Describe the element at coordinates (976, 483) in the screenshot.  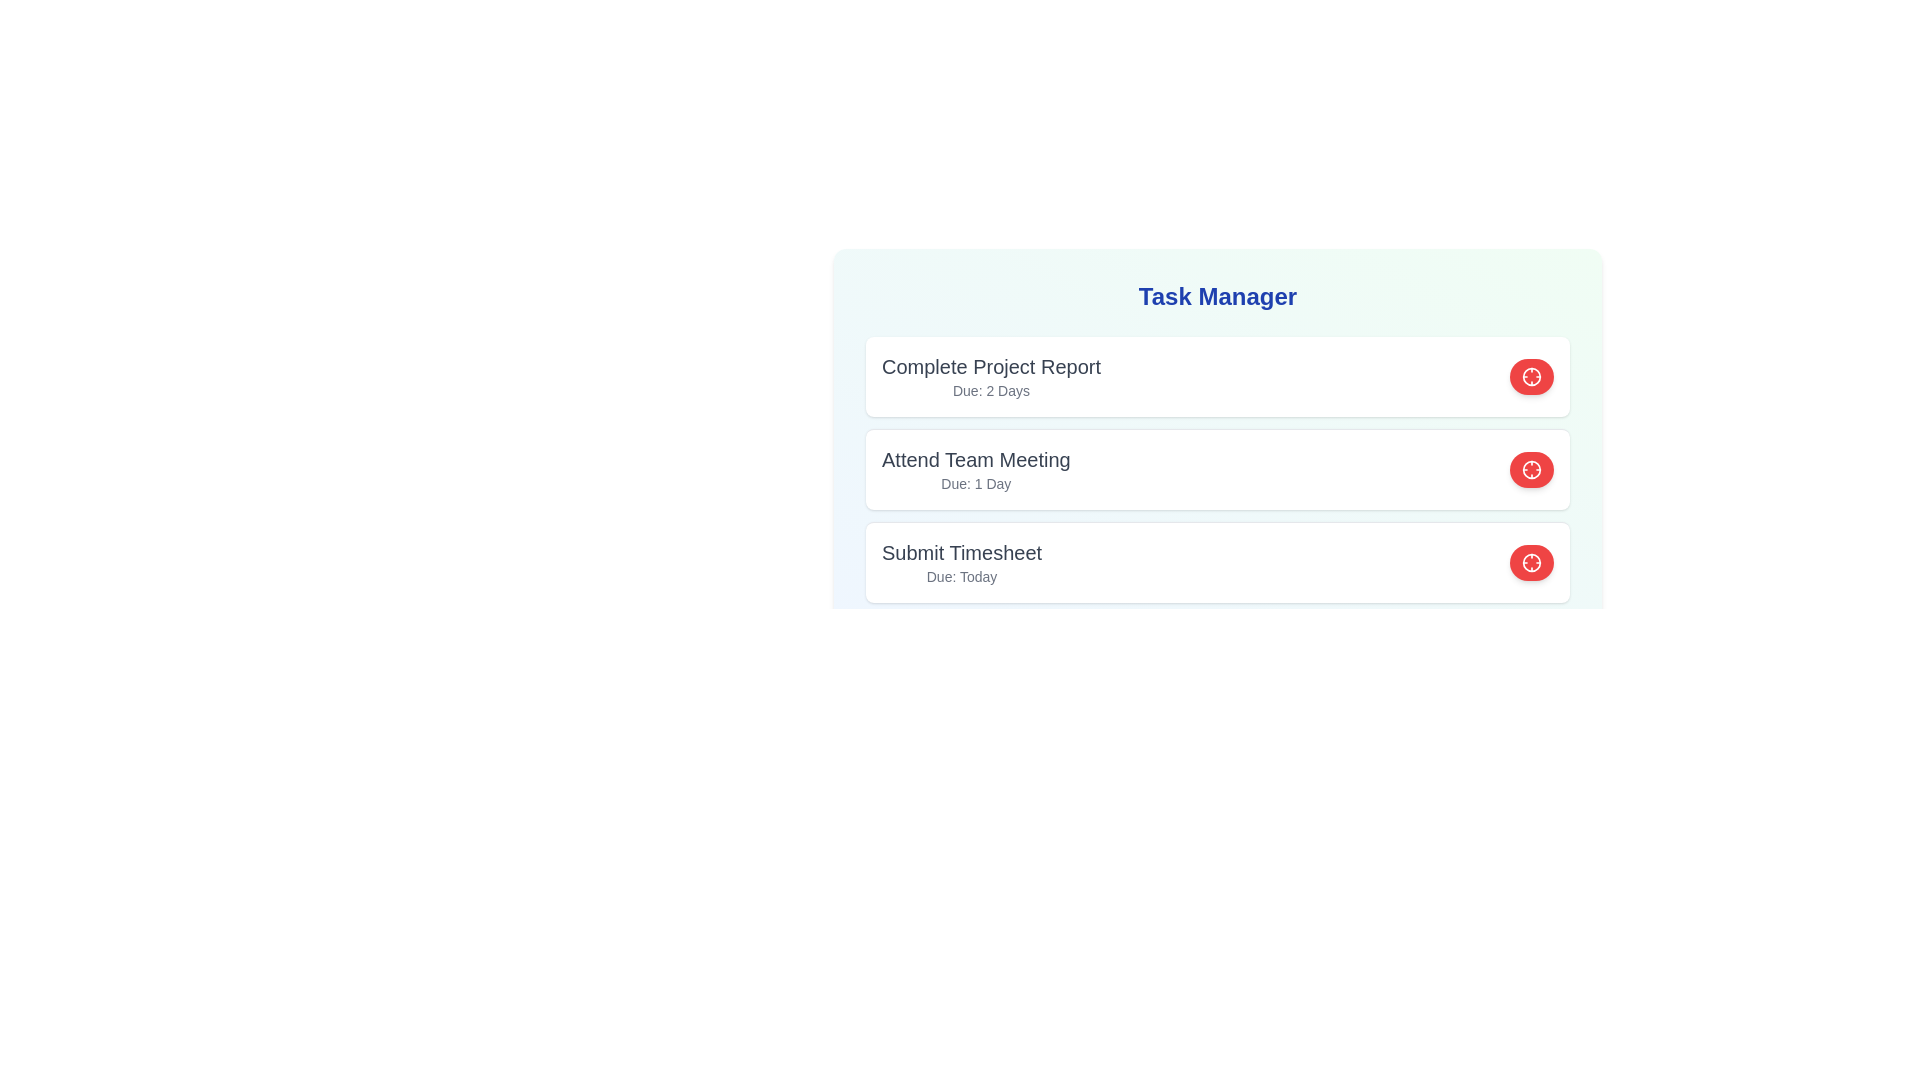
I see `the text label displaying 'Due: 1 Day', which is located below the heading 'Attend Team Meeting' in the task list interface` at that location.